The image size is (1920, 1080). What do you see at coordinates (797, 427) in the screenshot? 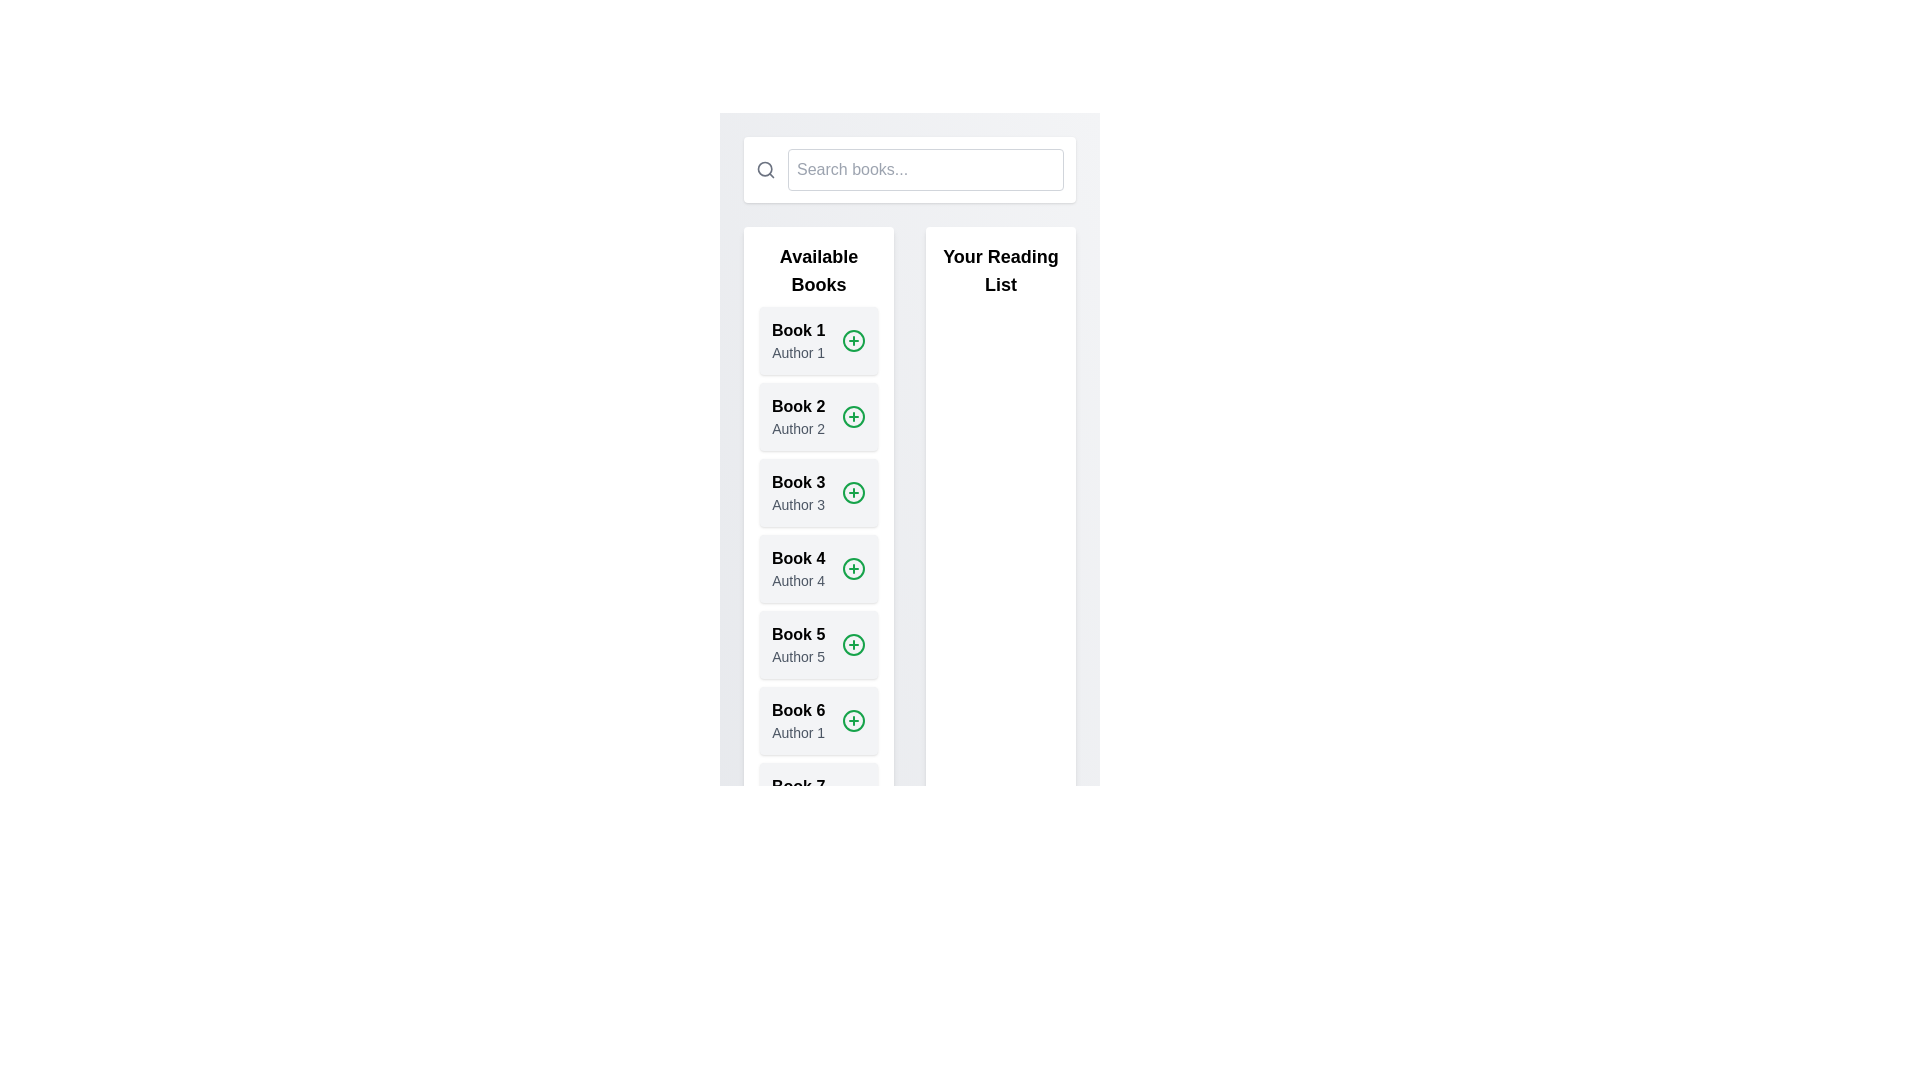
I see `the text label that displays 'Author 2', located below the title 'Book 2' in the 'Available Books' list` at bounding box center [797, 427].